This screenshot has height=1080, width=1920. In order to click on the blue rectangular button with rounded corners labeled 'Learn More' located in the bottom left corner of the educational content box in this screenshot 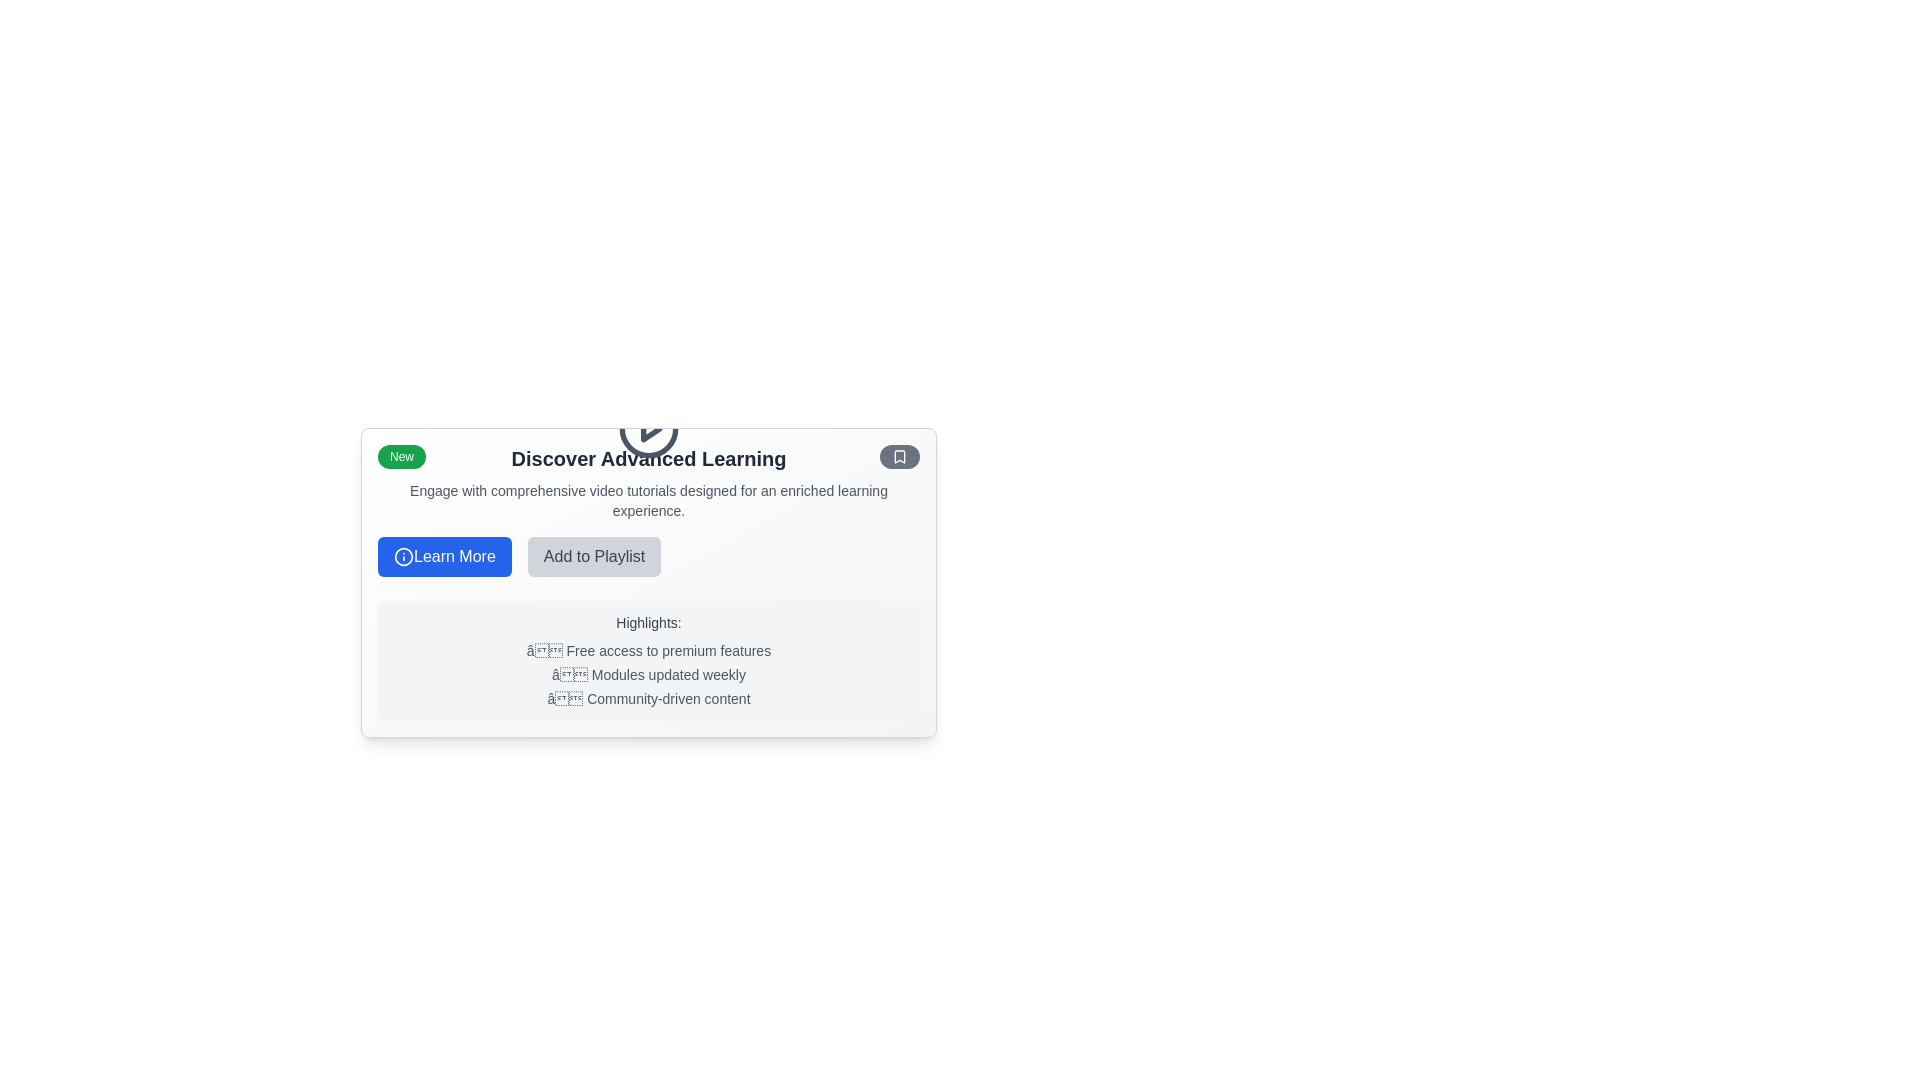, I will do `click(443, 556)`.